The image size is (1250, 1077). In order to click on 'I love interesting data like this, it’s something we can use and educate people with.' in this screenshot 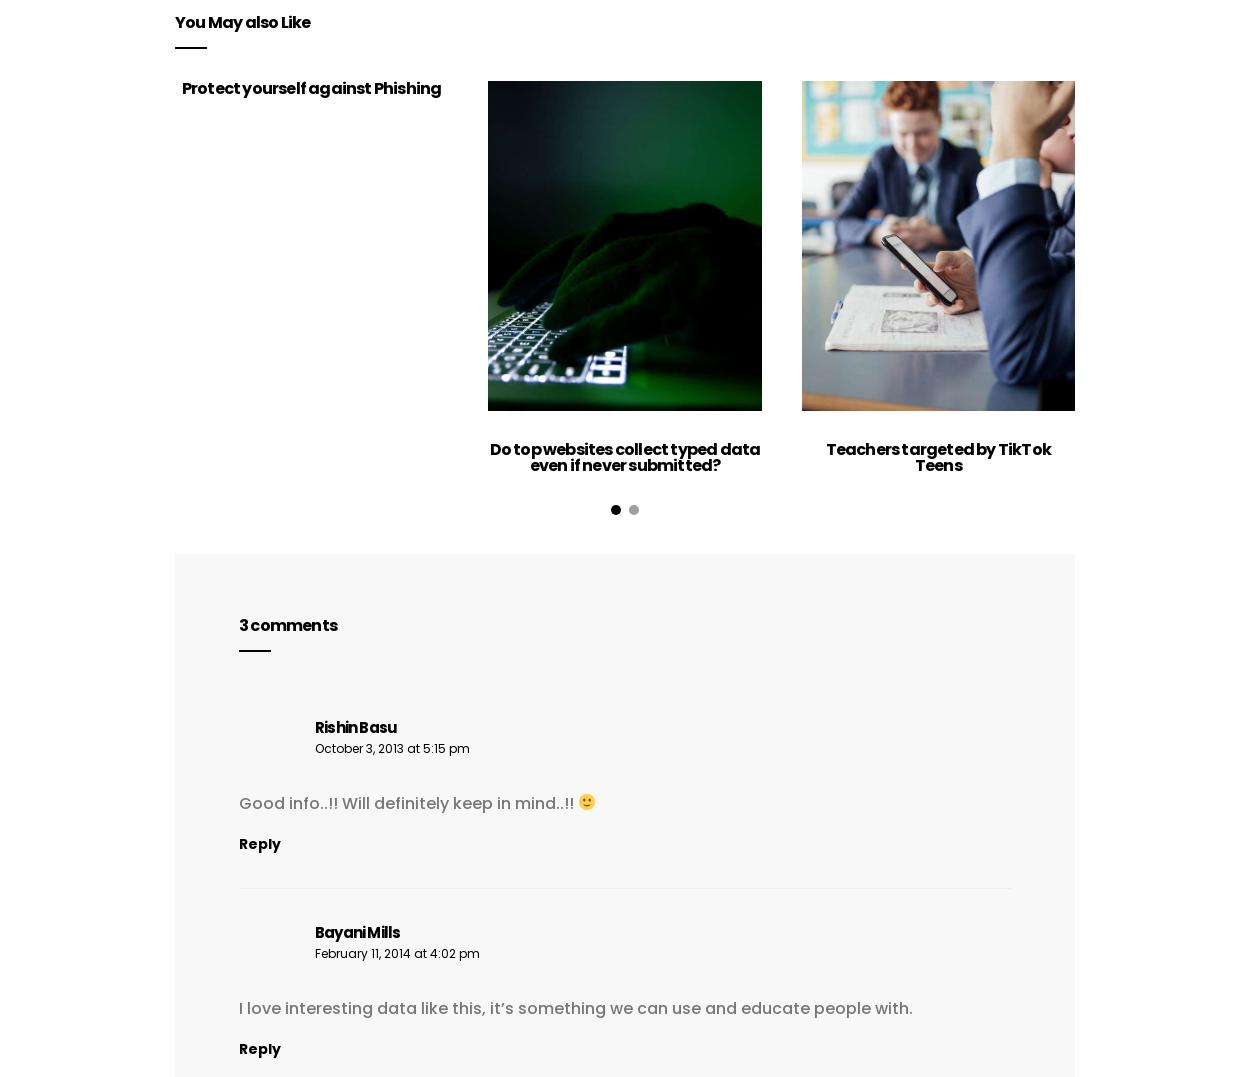, I will do `click(575, 1006)`.